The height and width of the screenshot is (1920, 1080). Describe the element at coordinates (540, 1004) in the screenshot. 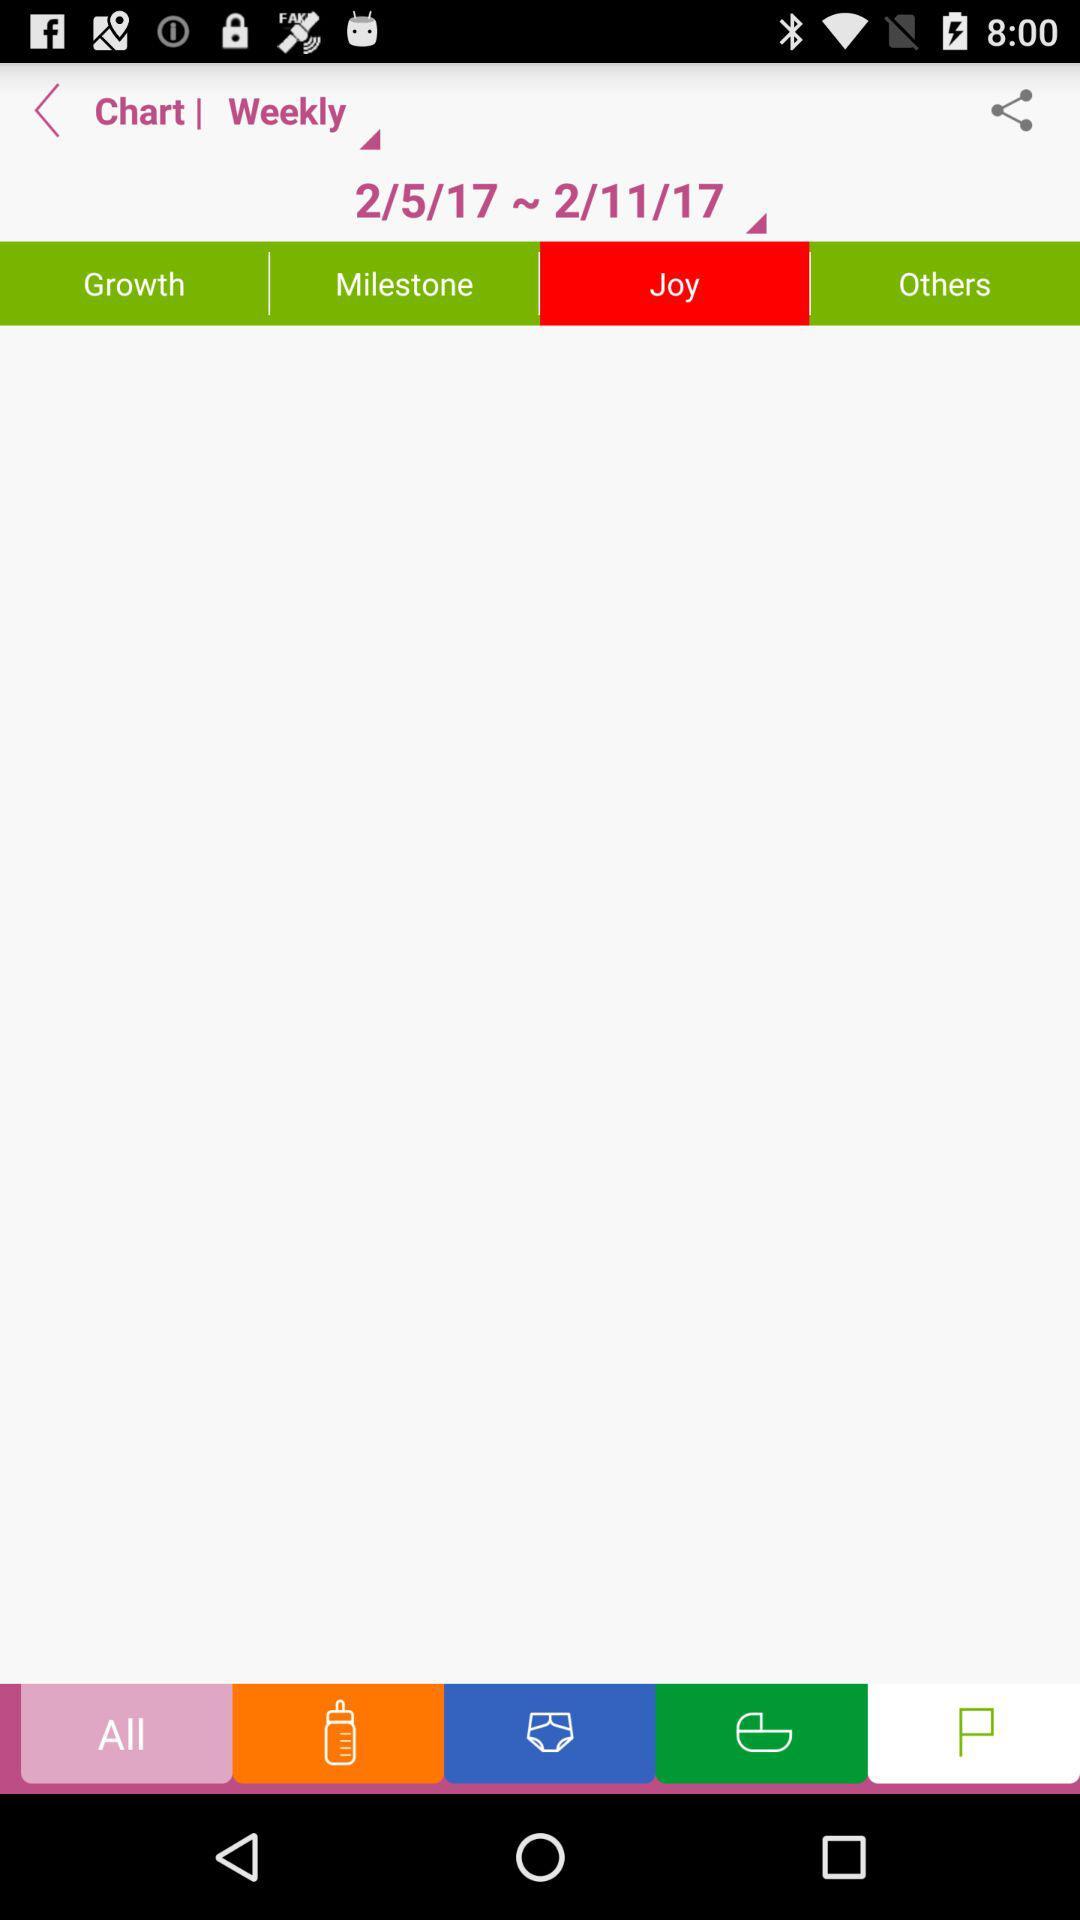

I see `write` at that location.